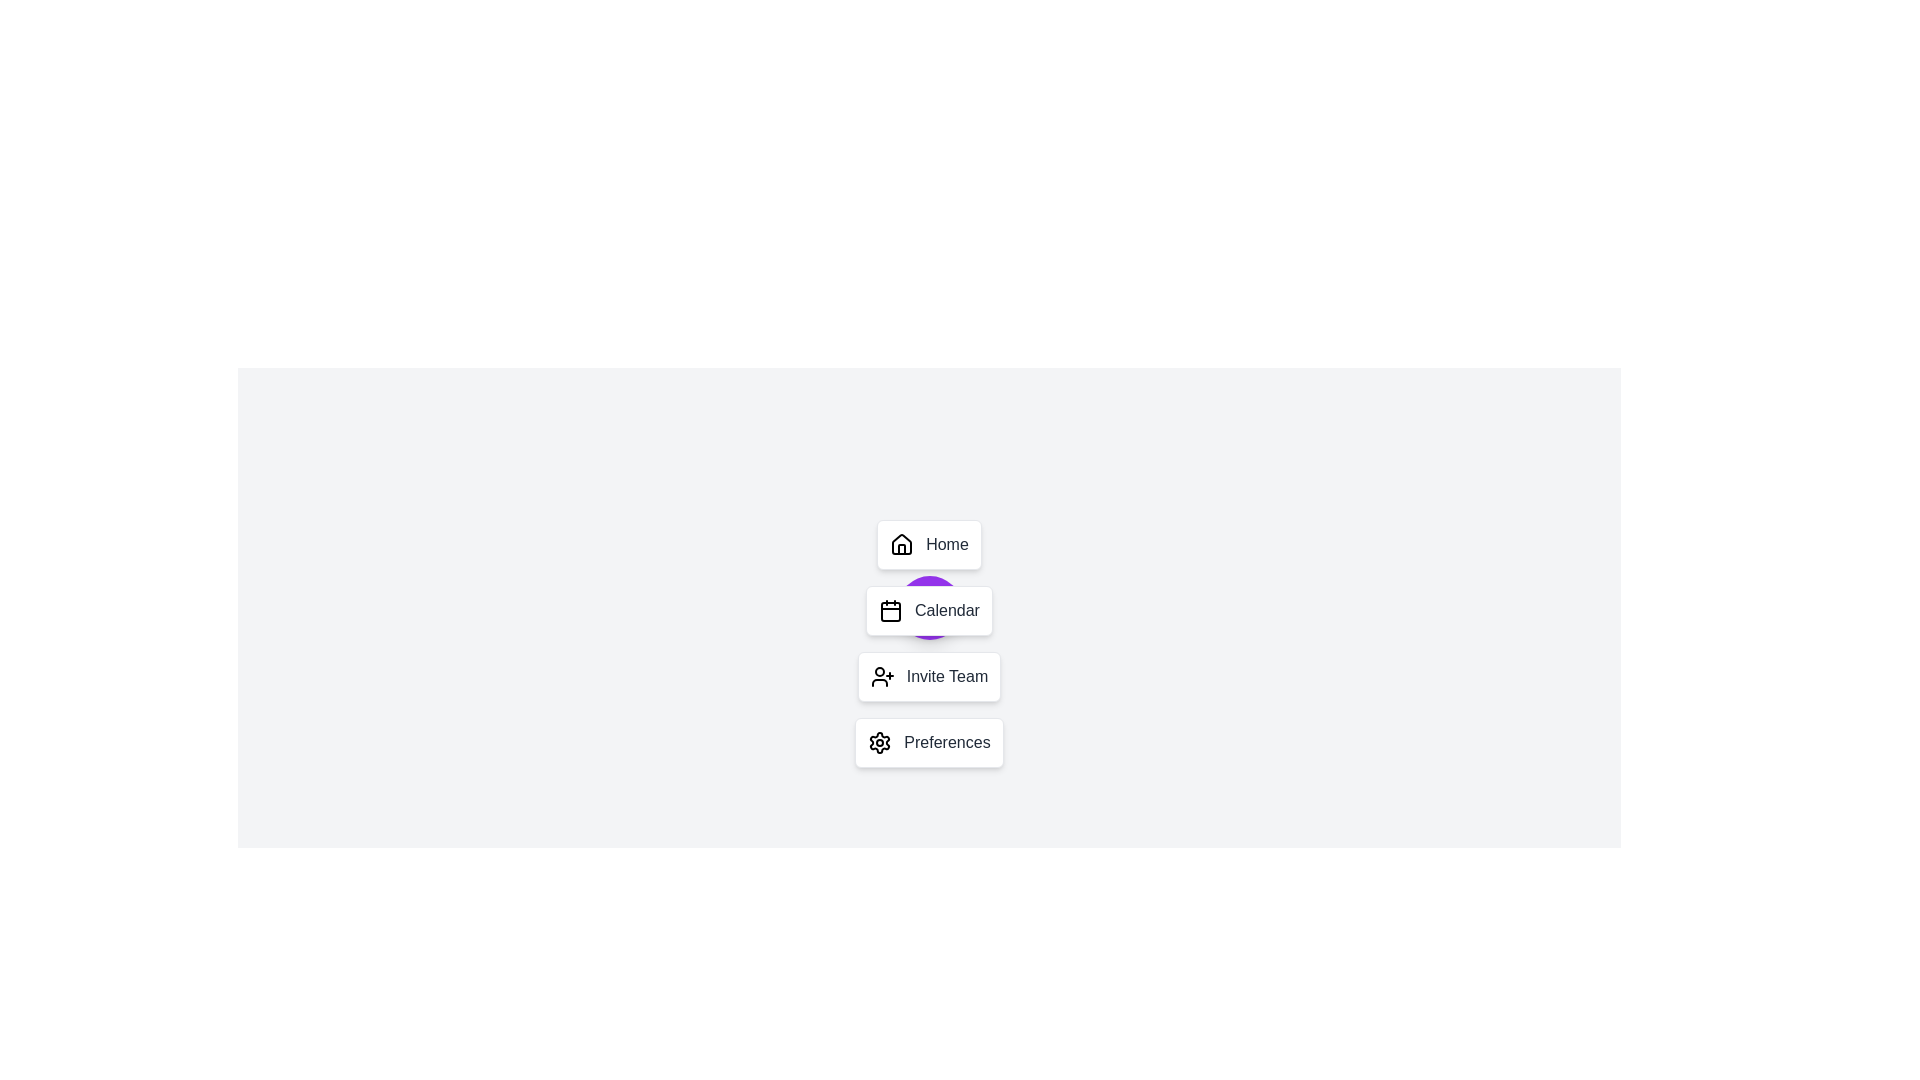 This screenshot has height=1080, width=1920. Describe the element at coordinates (946, 676) in the screenshot. I see `the text label indicating the purpose of the invite team members button, which is located within the third button from the top in a vertical menu list` at that location.